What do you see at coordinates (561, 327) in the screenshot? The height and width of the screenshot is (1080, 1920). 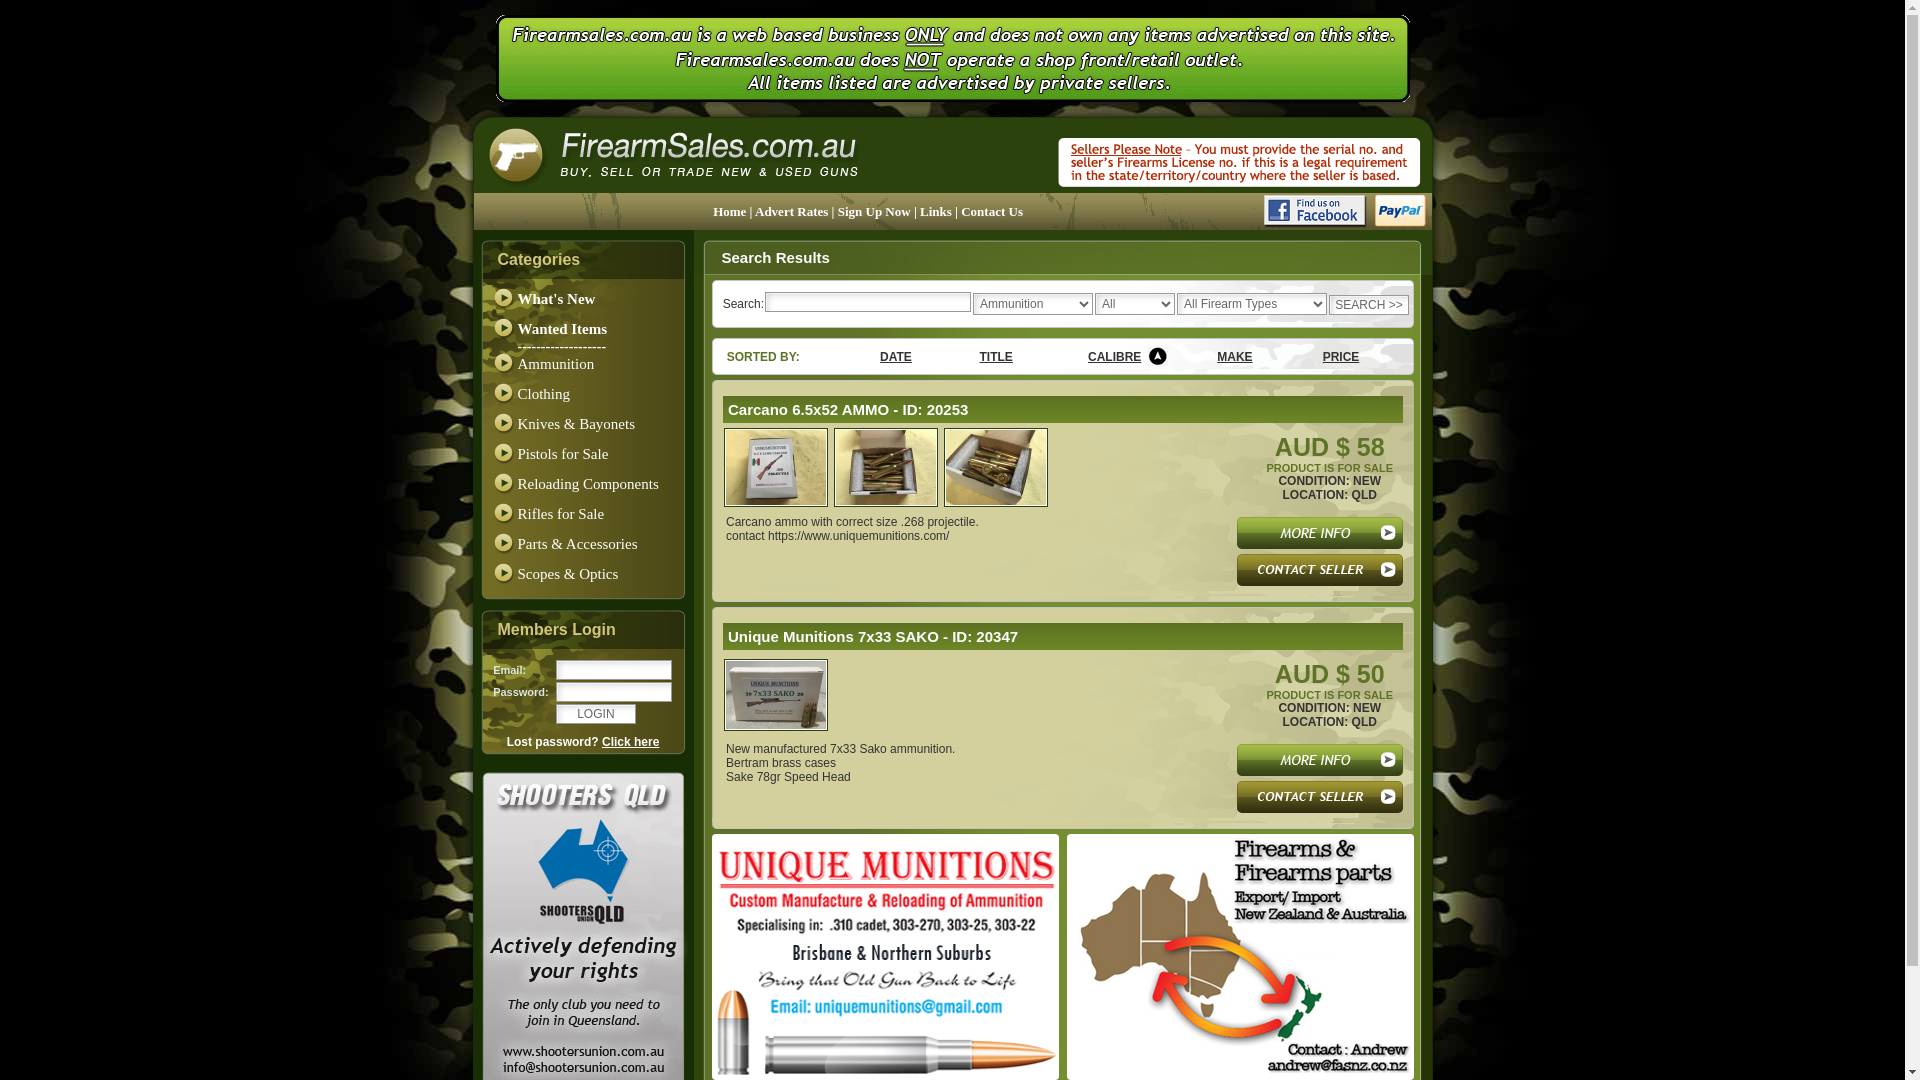 I see `'Wanted Items'` at bounding box center [561, 327].